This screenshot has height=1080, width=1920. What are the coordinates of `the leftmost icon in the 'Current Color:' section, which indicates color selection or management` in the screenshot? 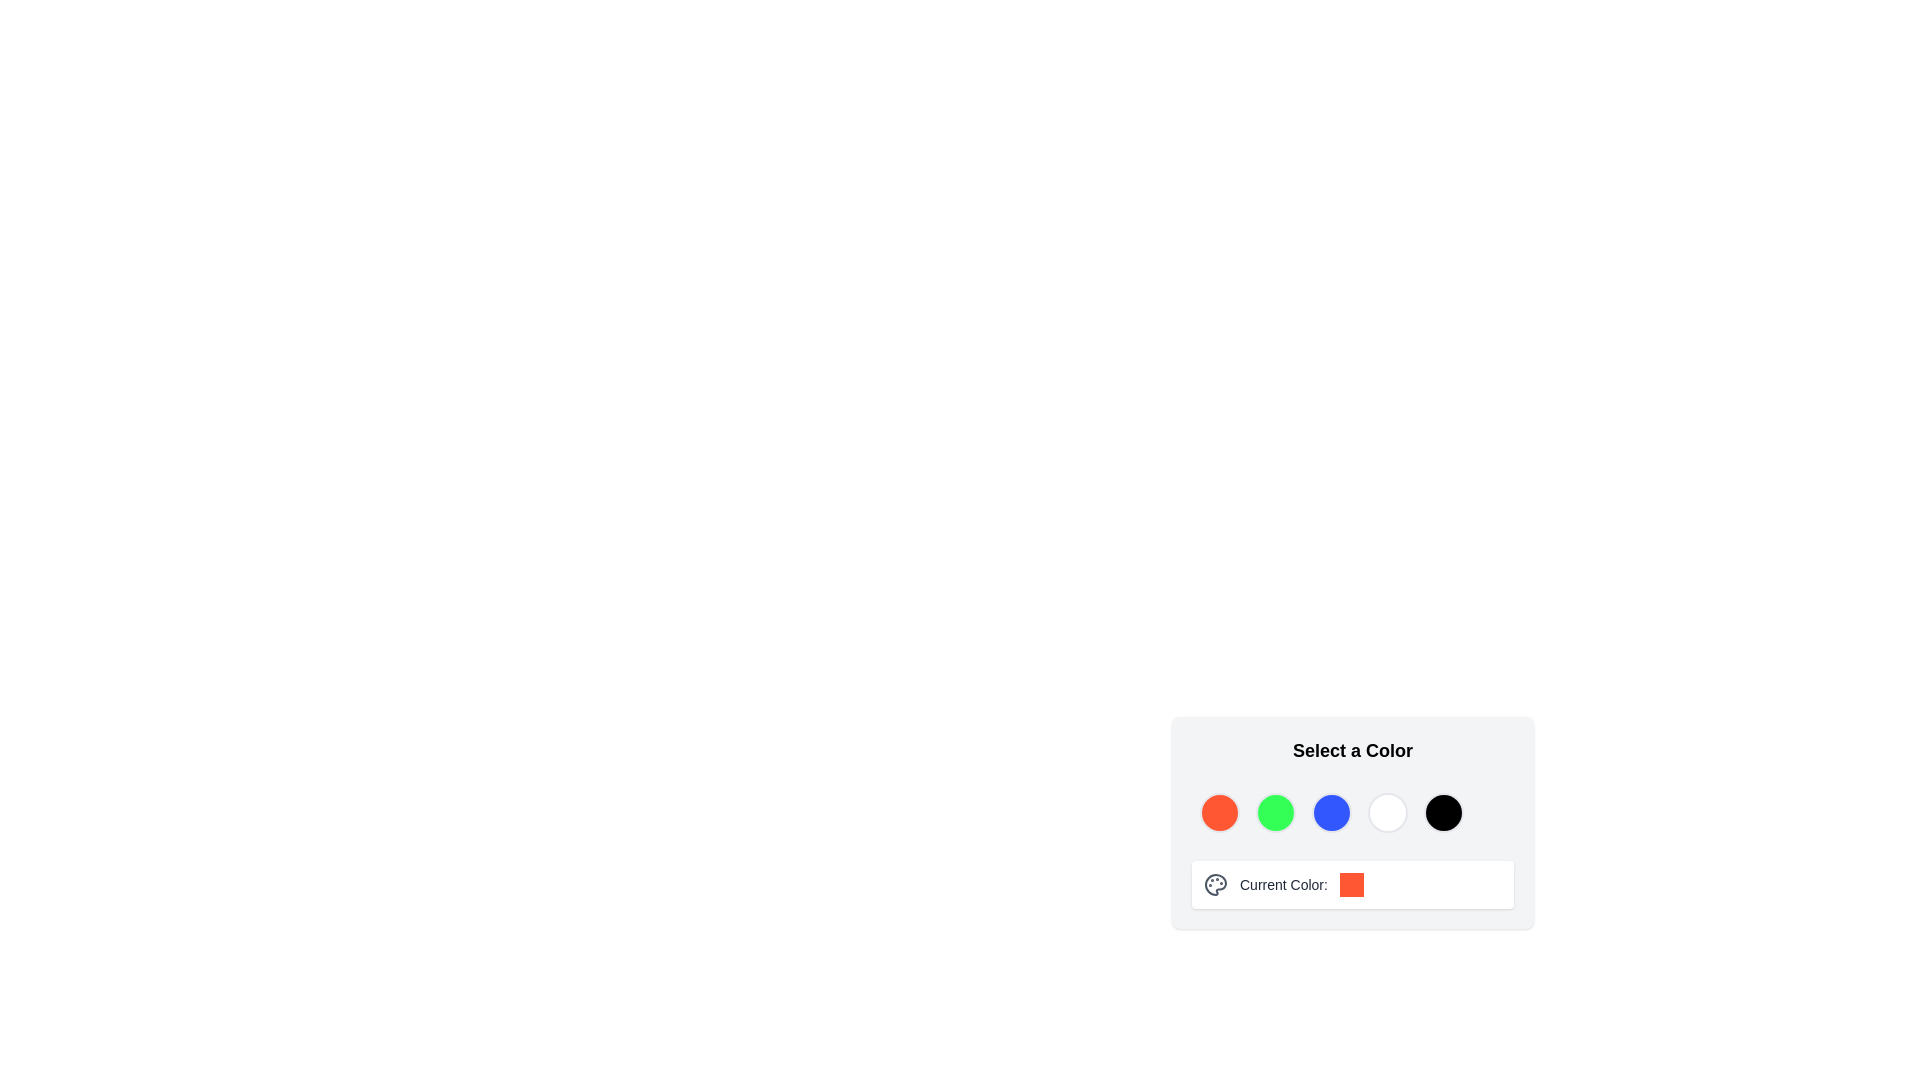 It's located at (1214, 883).